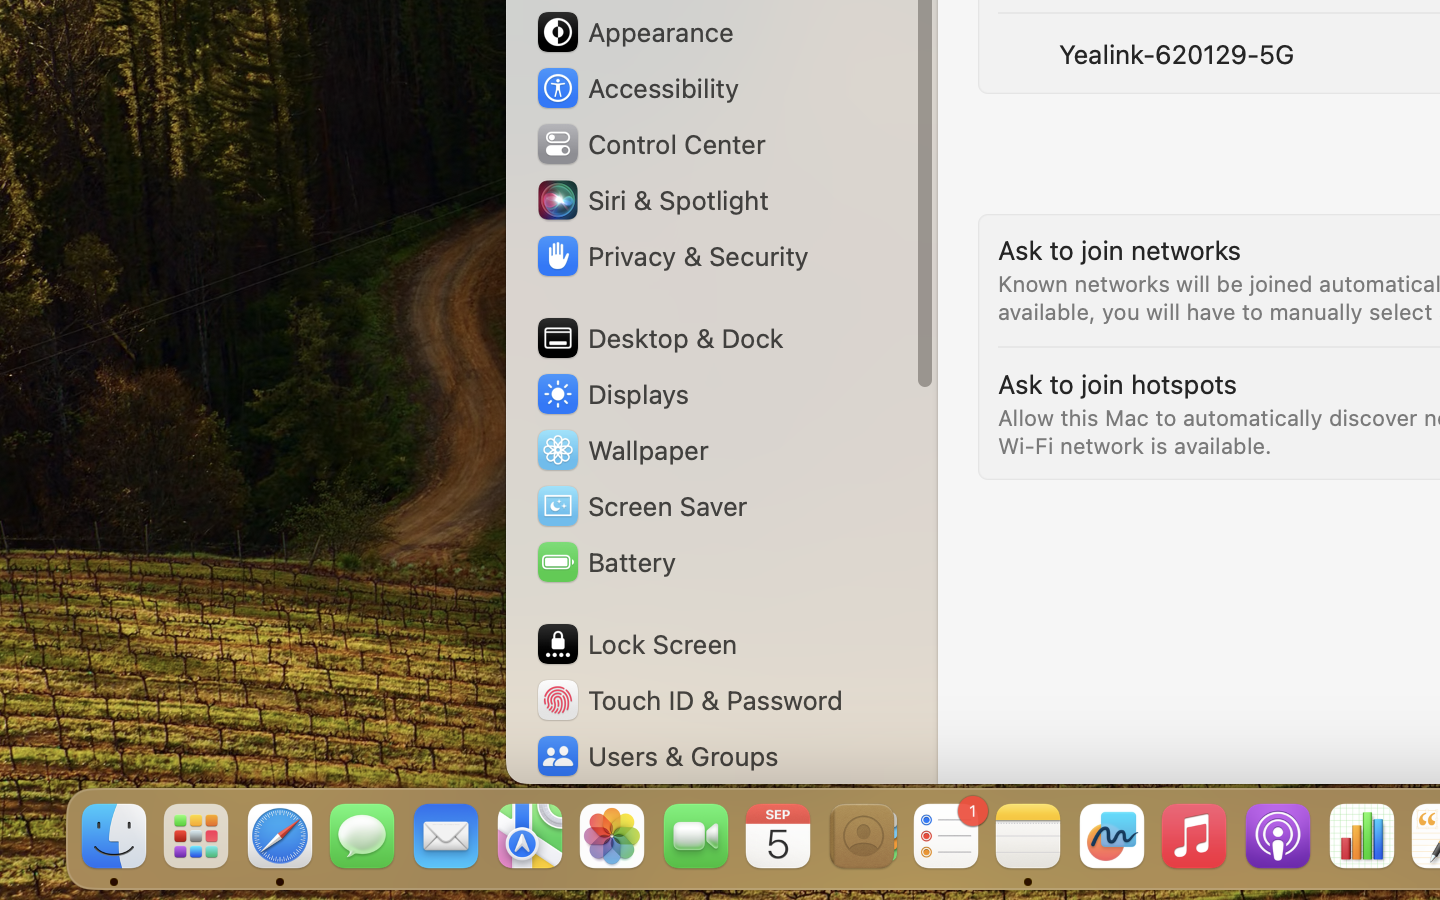 This screenshot has width=1440, height=900. Describe the element at coordinates (1176, 53) in the screenshot. I see `'Yealink-620129-5G'` at that location.